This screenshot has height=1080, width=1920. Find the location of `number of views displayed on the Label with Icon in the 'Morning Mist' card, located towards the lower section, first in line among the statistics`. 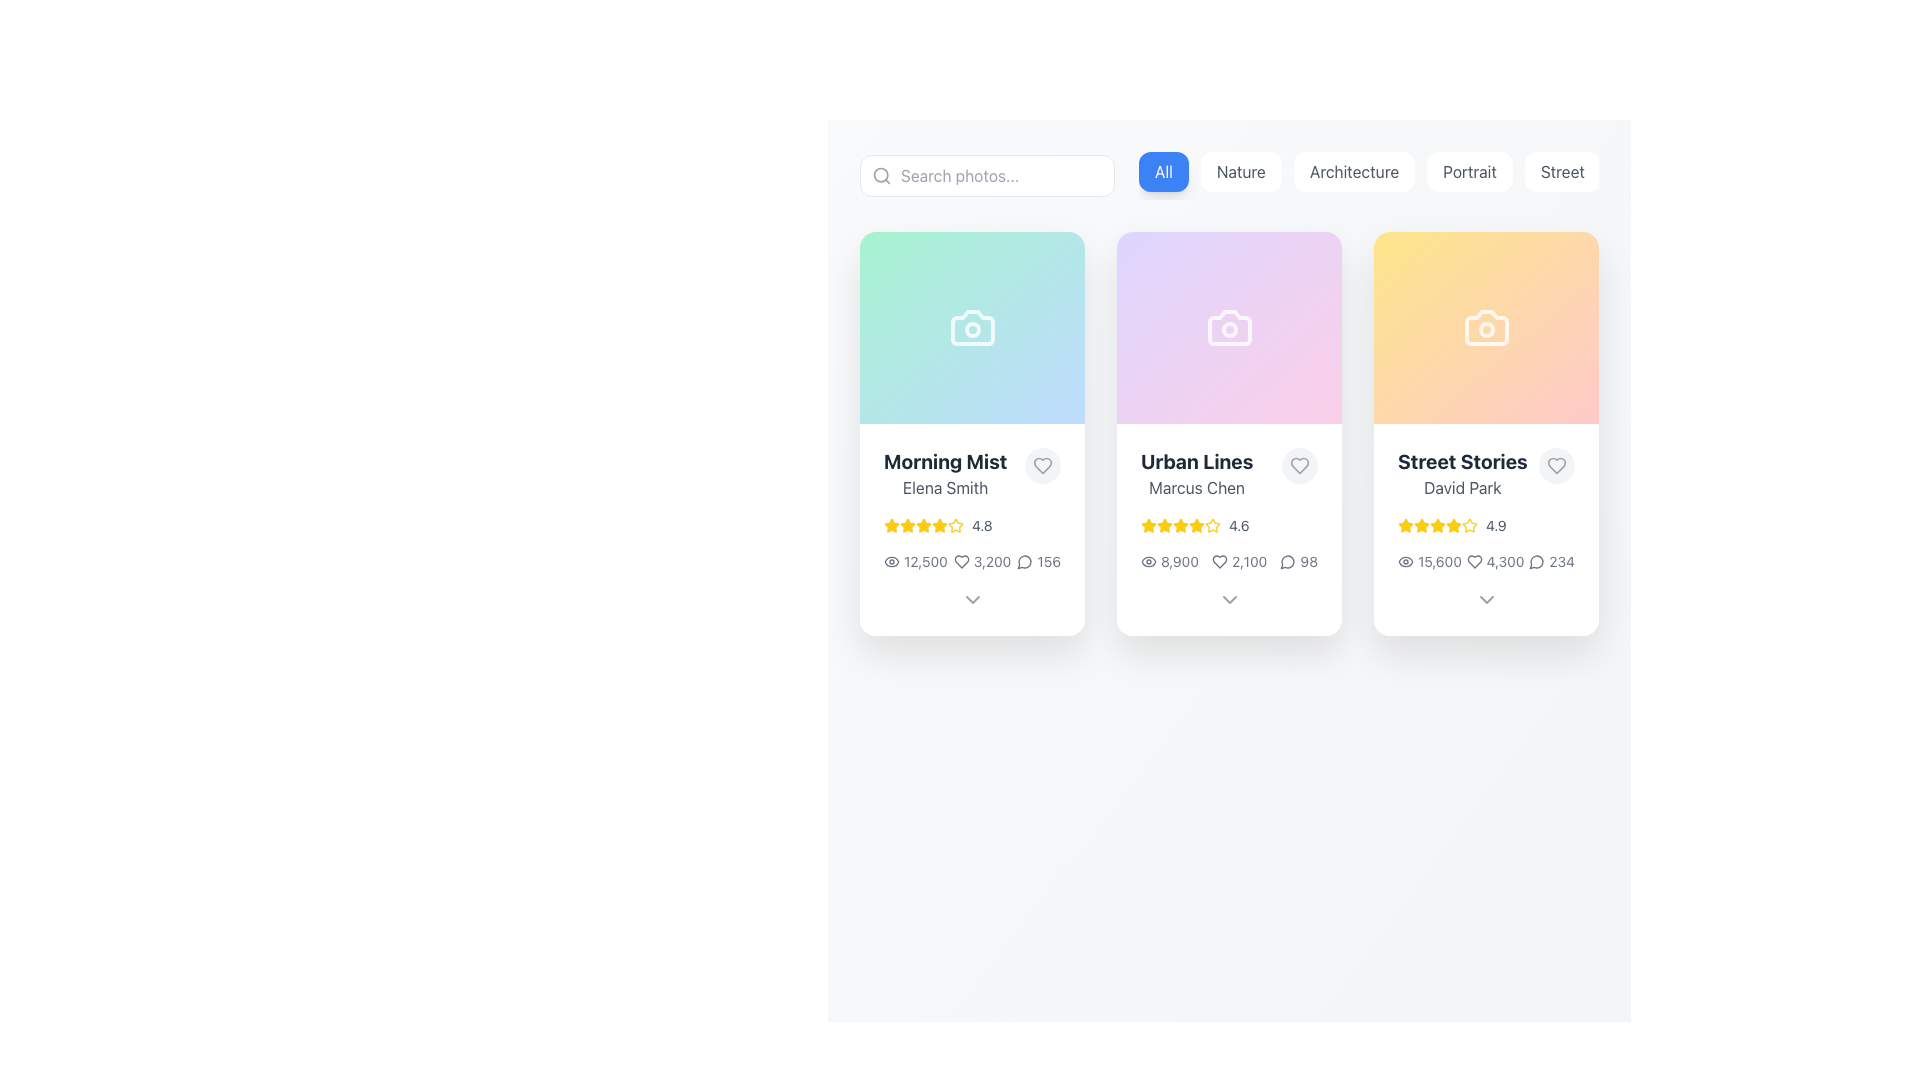

number of views displayed on the Label with Icon in the 'Morning Mist' card, located towards the lower section, first in line among the statistics is located at coordinates (914, 562).